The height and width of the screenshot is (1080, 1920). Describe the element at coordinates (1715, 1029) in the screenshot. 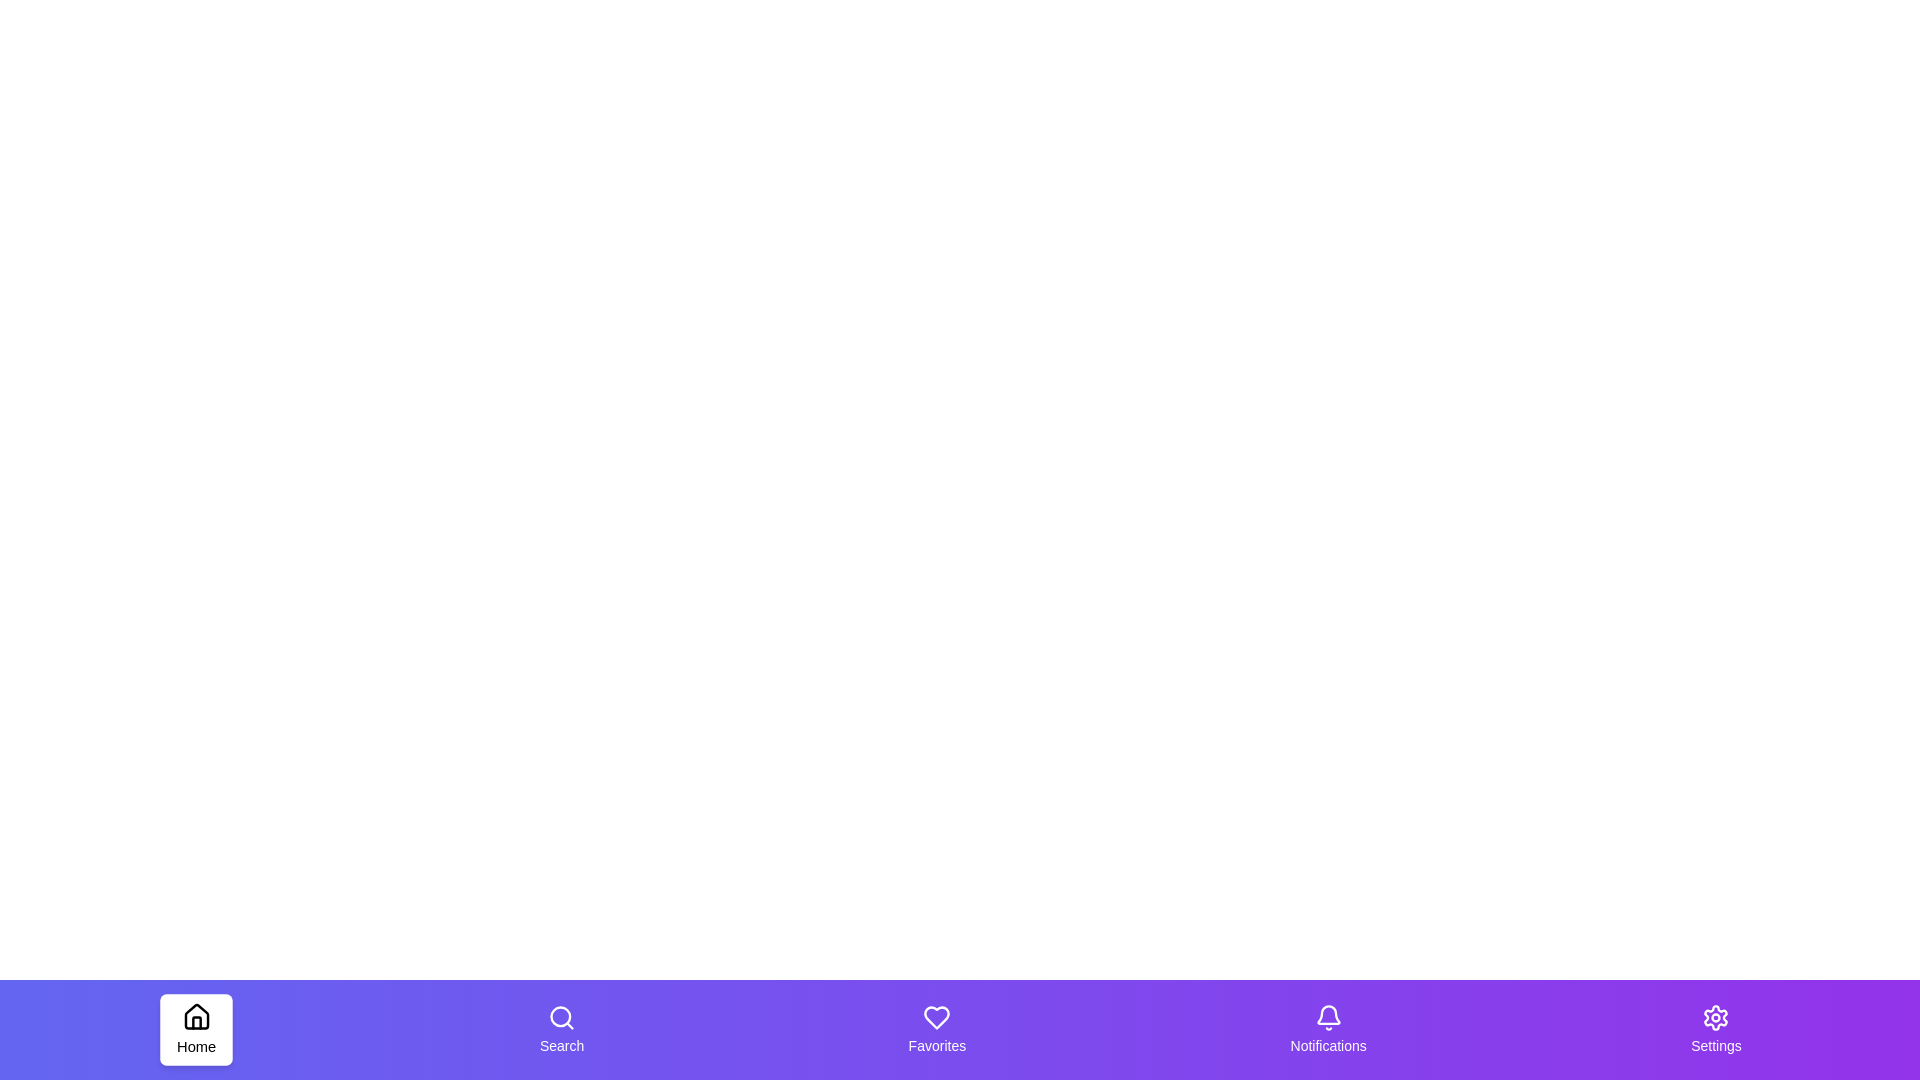

I see `the tab labeled Settings to trigger its hover effect` at that location.